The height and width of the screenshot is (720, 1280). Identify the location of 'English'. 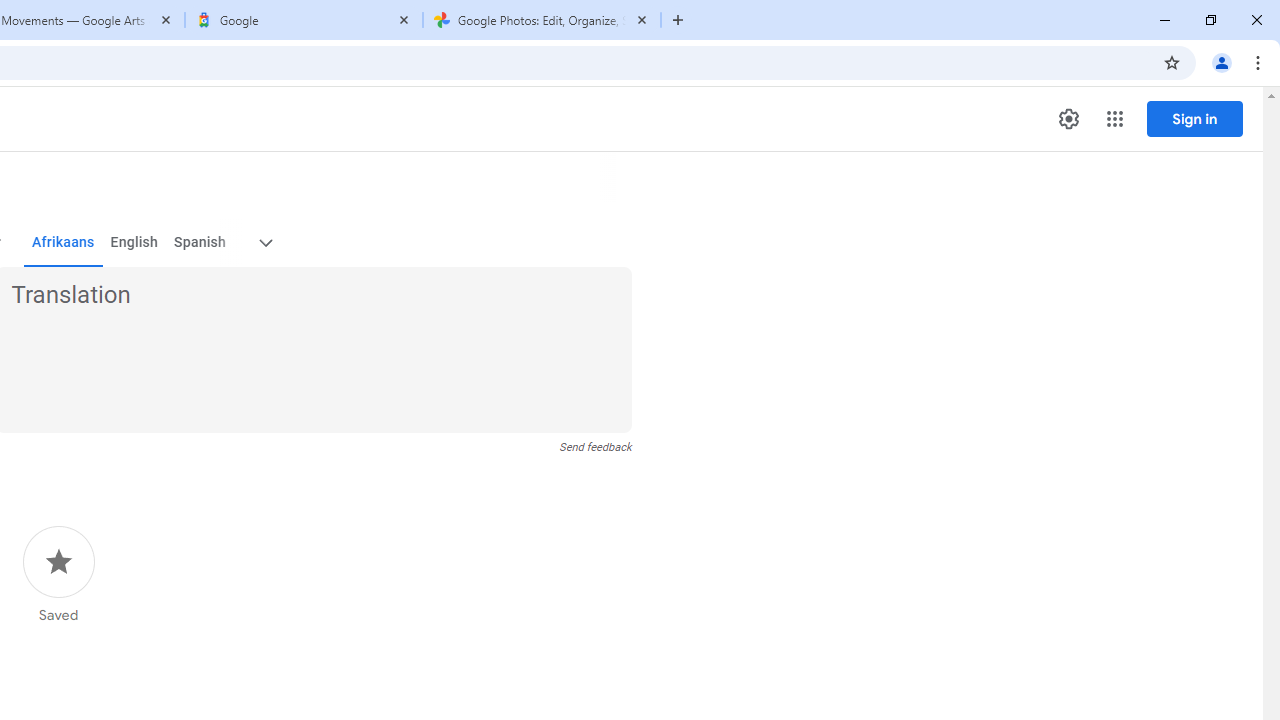
(133, 242).